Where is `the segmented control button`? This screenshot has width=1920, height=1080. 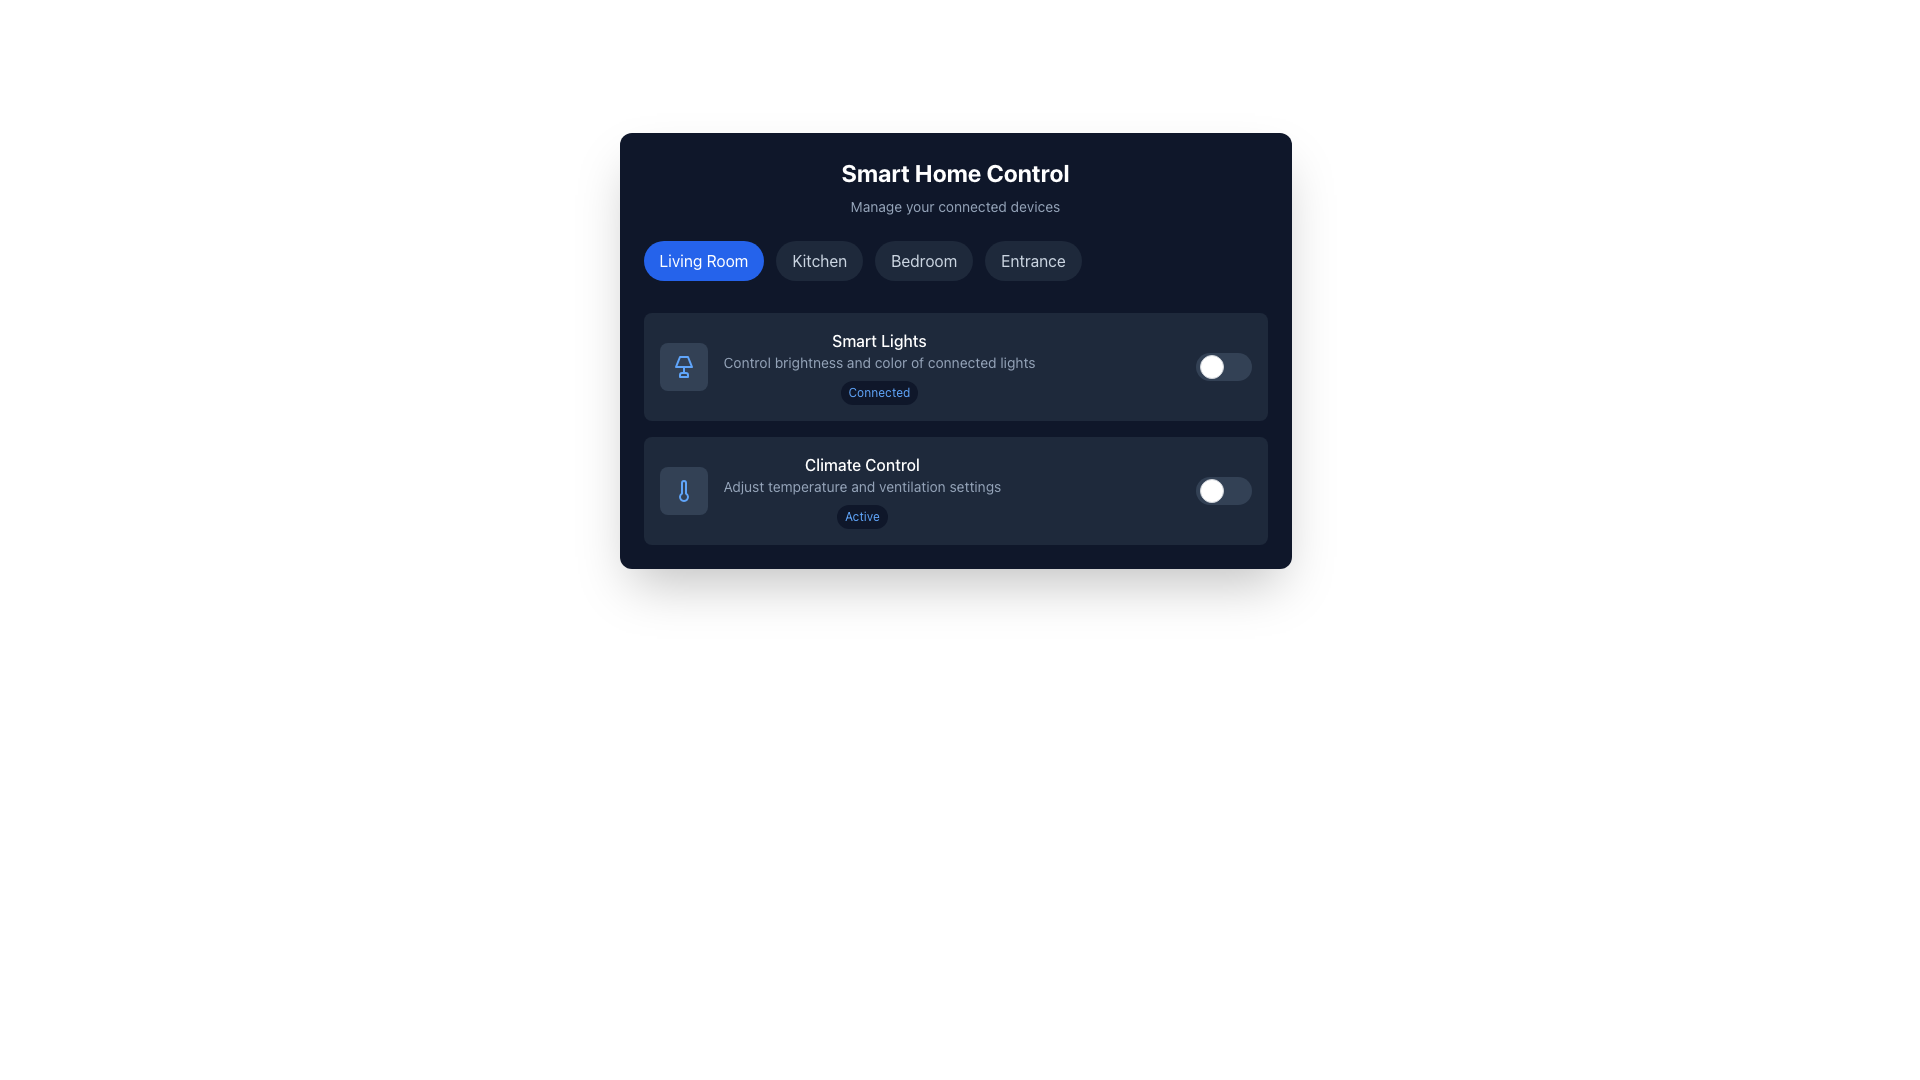
the segmented control button is located at coordinates (954, 264).